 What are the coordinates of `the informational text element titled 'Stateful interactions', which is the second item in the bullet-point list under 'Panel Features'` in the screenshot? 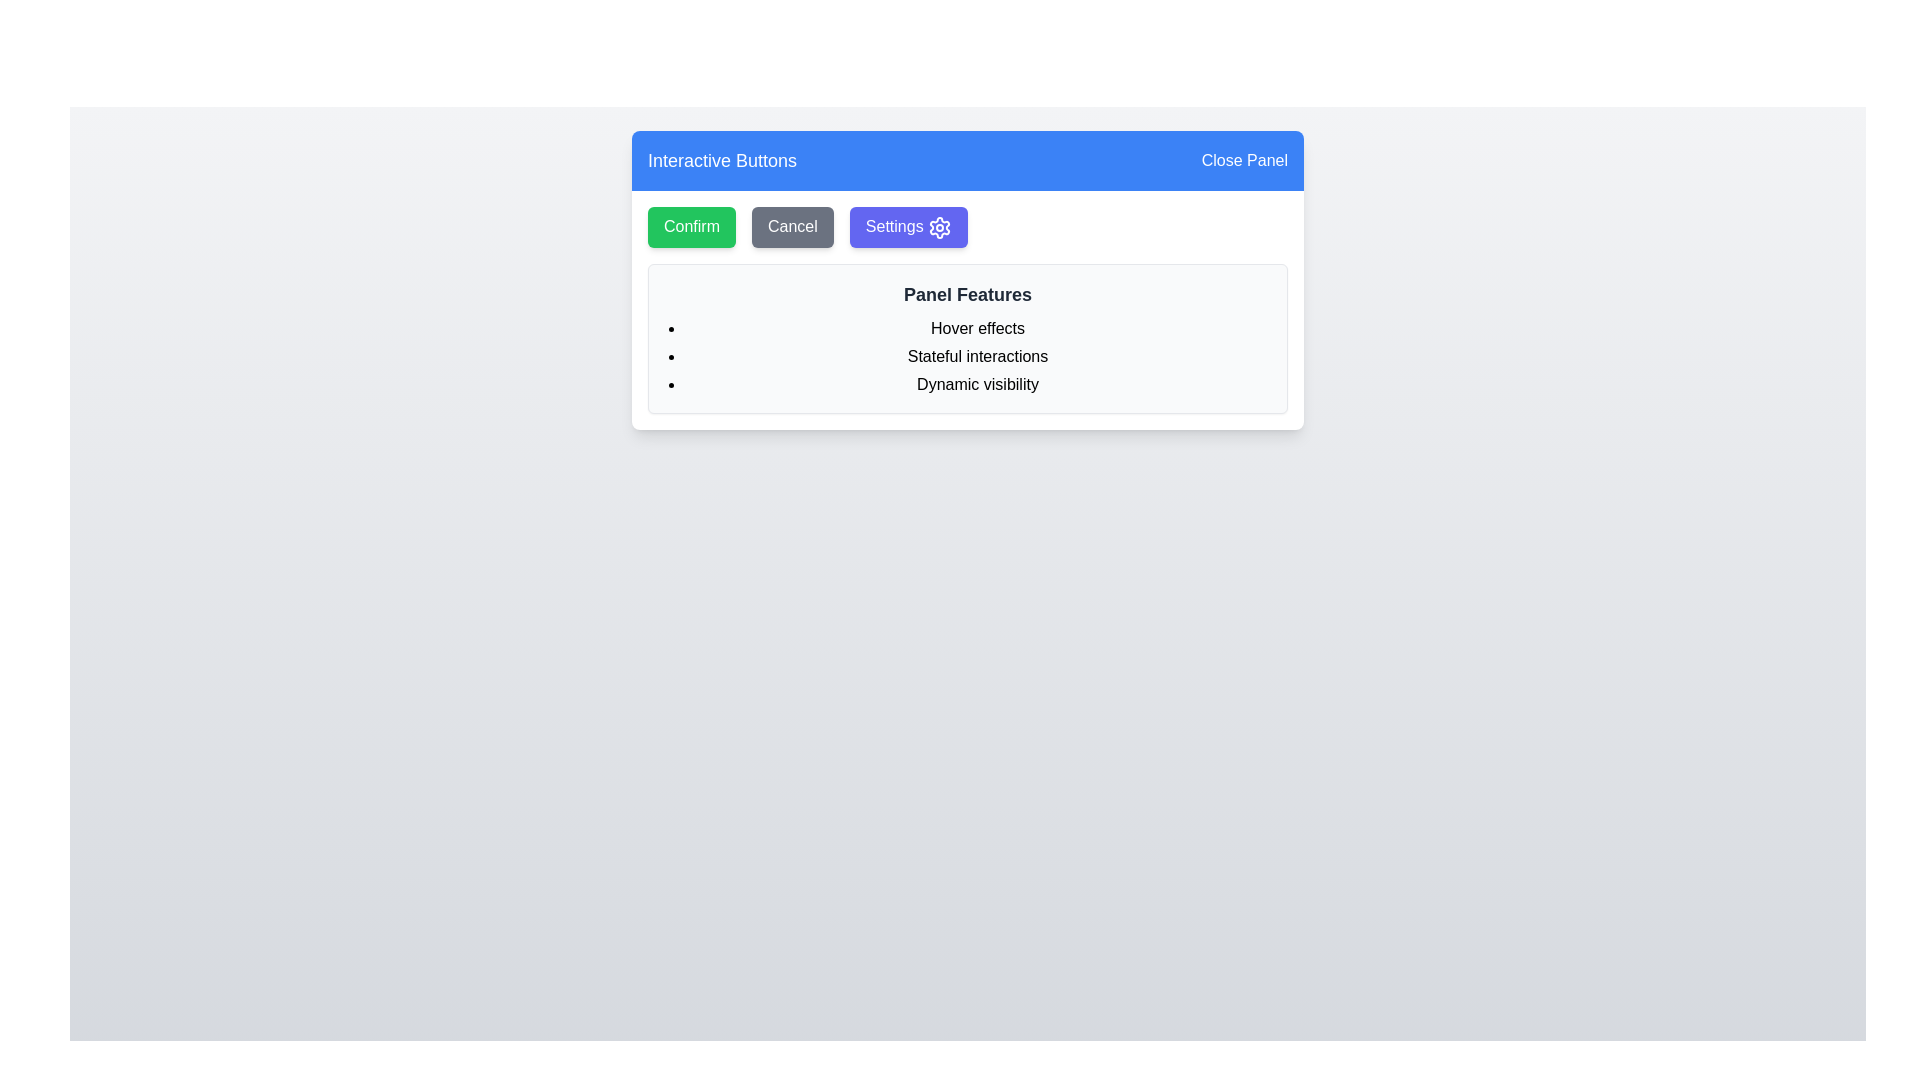 It's located at (978, 354).